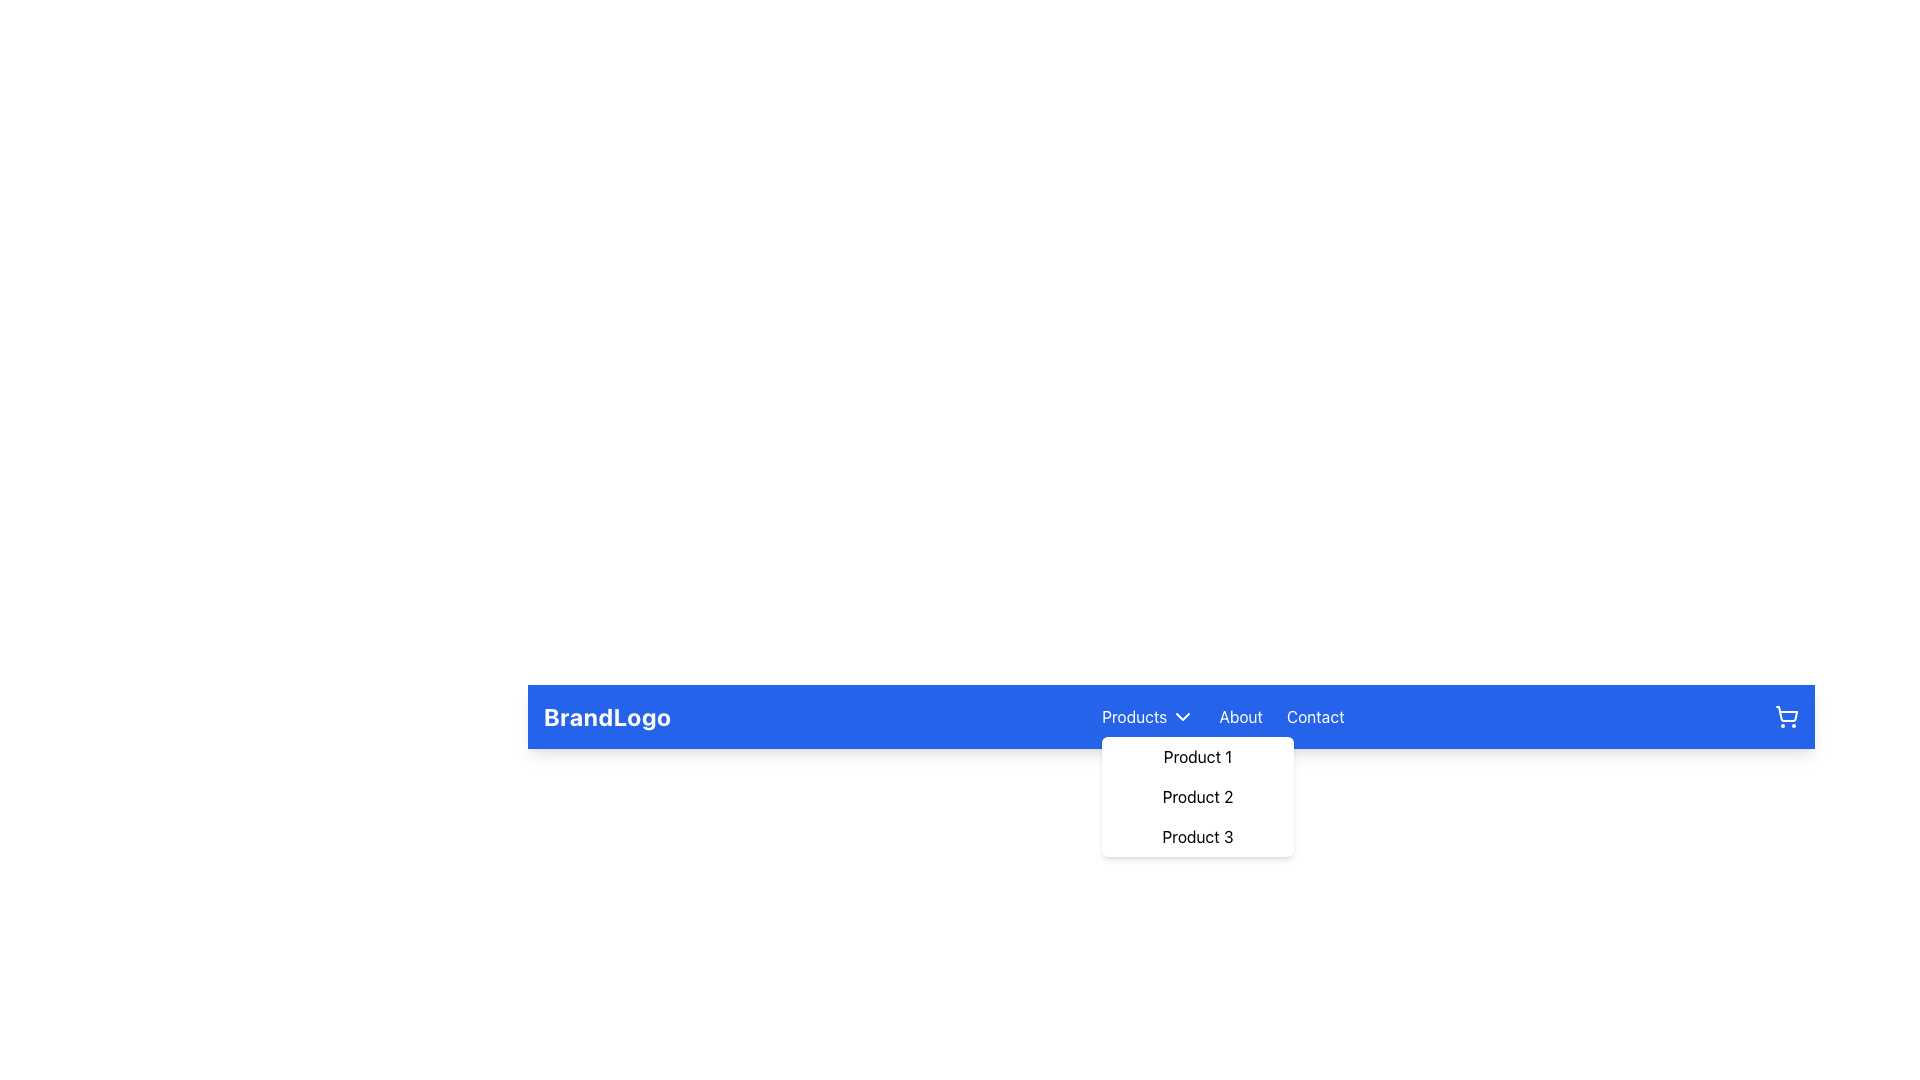  What do you see at coordinates (1786, 716) in the screenshot?
I see `the shopping cart icon located at the far right of the navigation bar, which serves as a button` at bounding box center [1786, 716].